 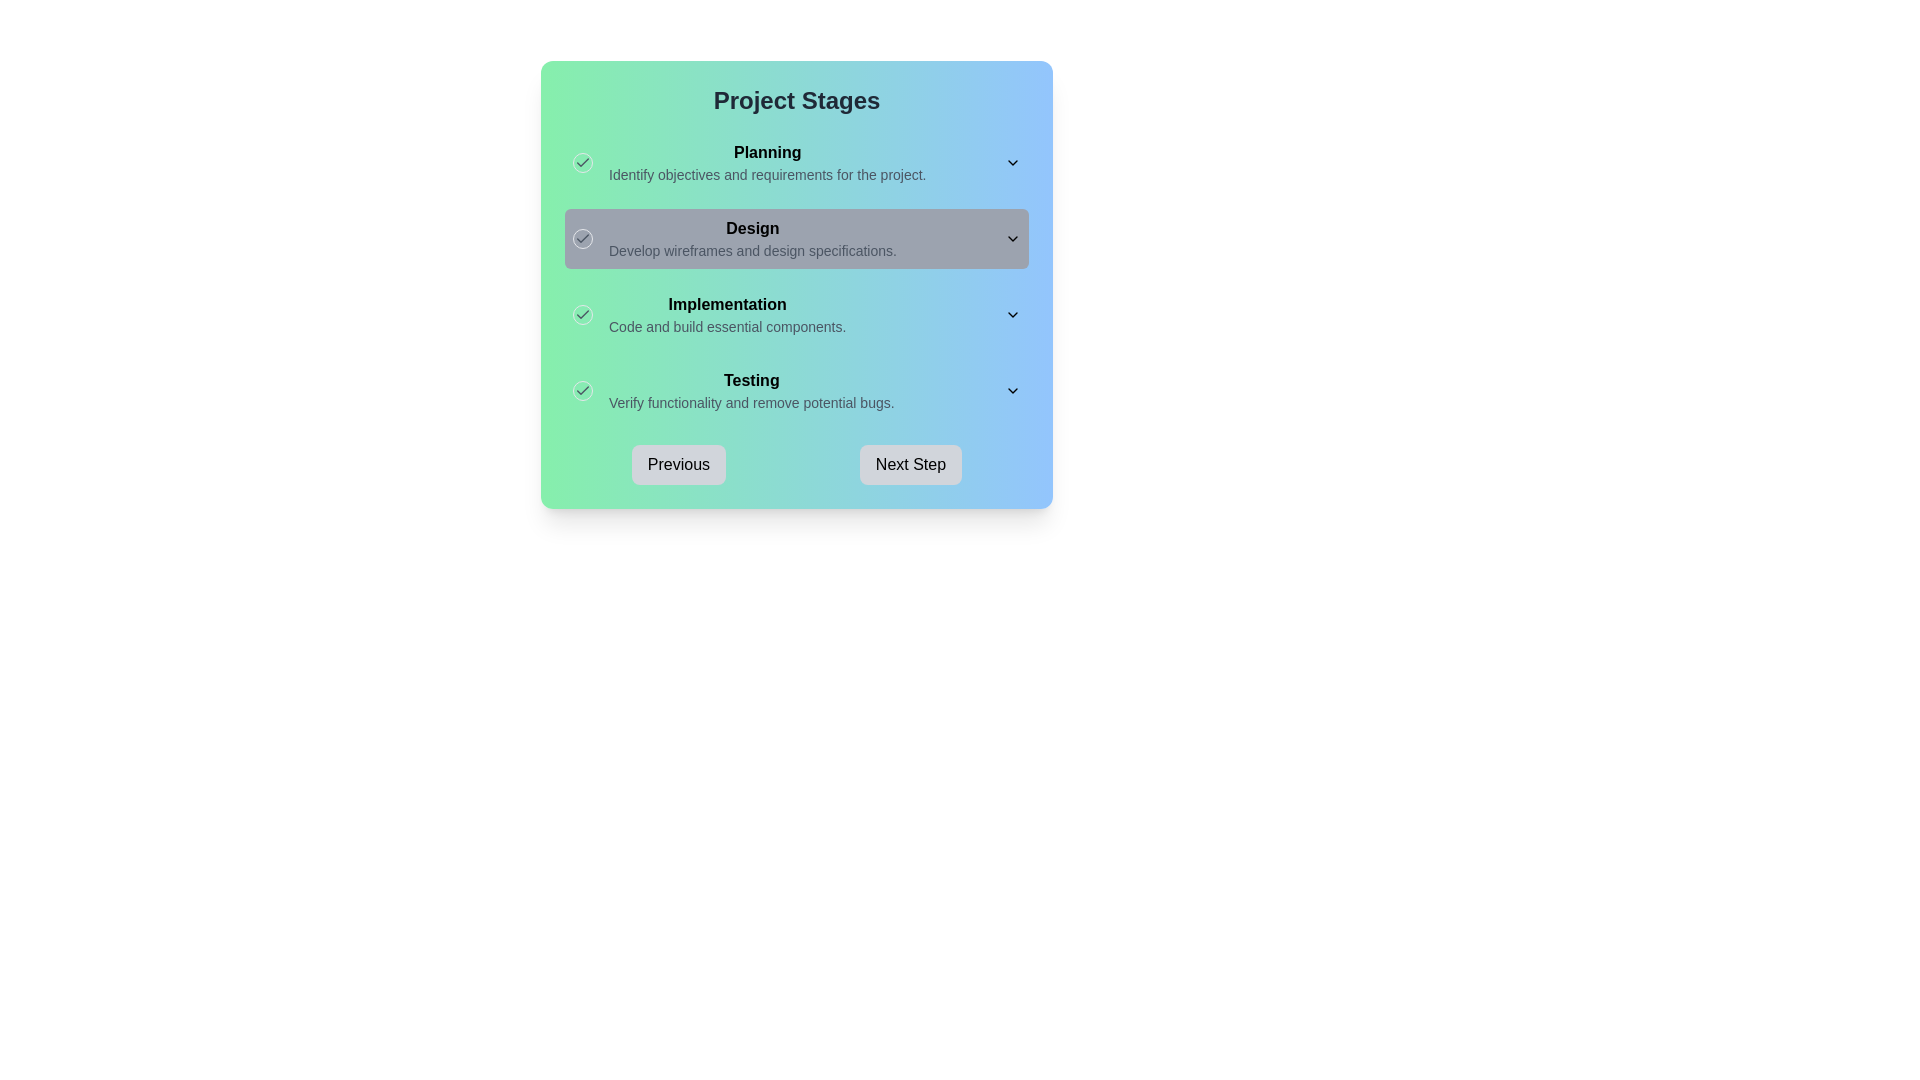 I want to click on the header and description text block for the 'Implementation' stage in the project workflow, located between the 'Design' and 'Testing' stages, so click(x=726, y=315).